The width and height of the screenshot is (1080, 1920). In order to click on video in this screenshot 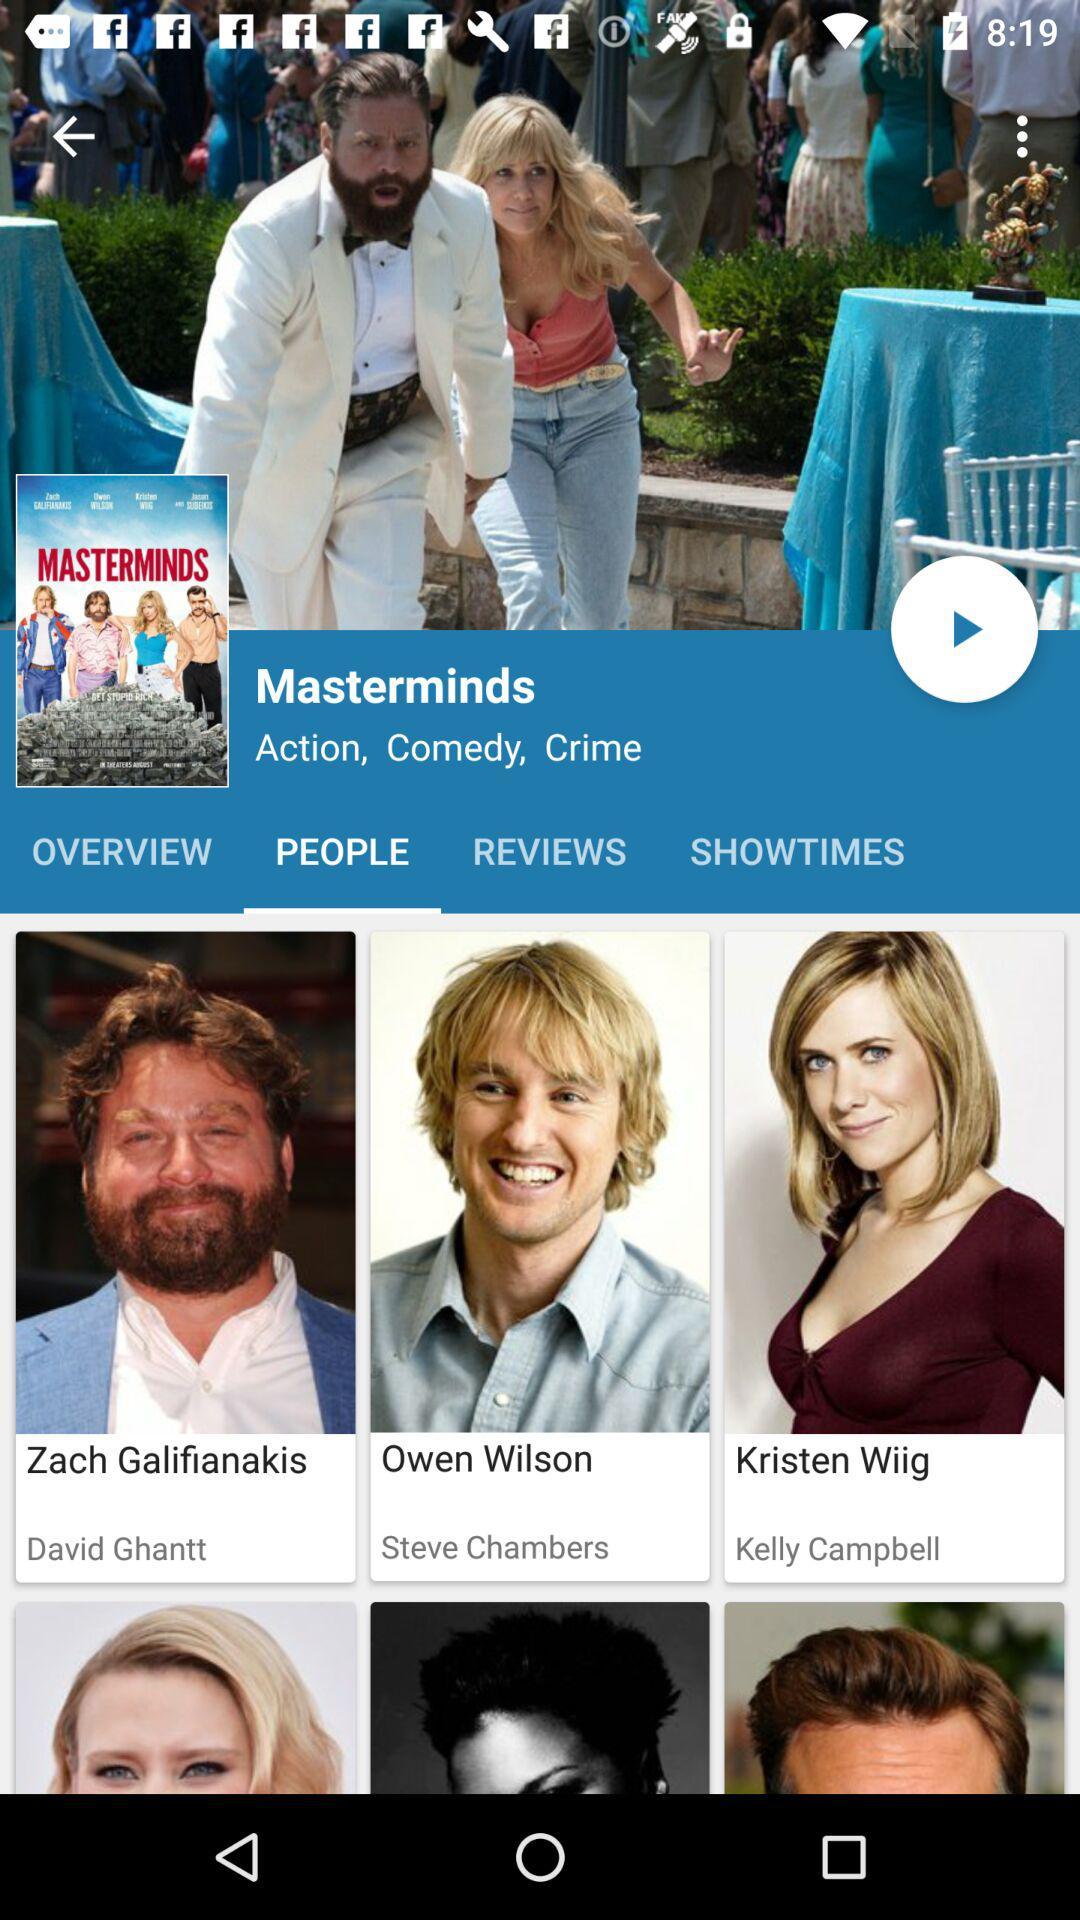, I will do `click(963, 628)`.